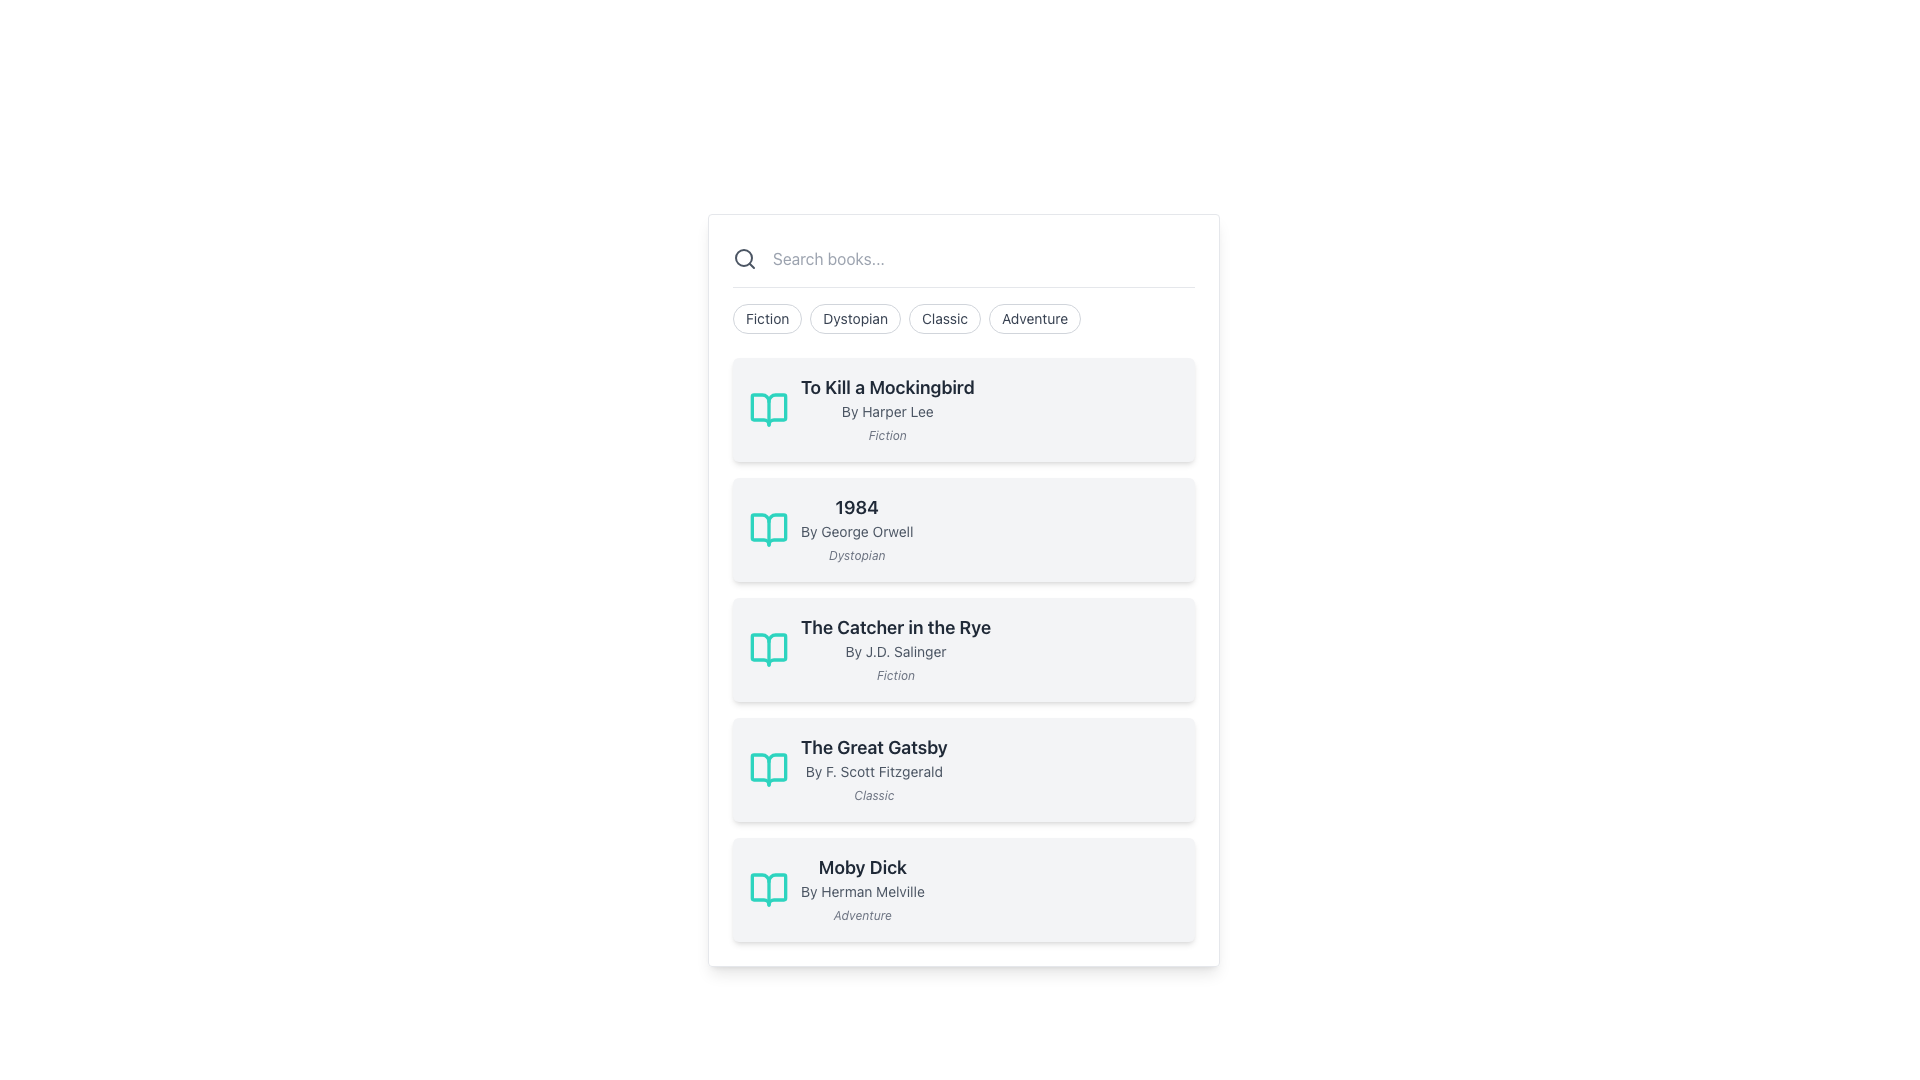 Image resolution: width=1920 pixels, height=1080 pixels. Describe the element at coordinates (1035, 318) in the screenshot. I see `the toggleable filter button for the 'Adventure' category located under the search bar` at that location.